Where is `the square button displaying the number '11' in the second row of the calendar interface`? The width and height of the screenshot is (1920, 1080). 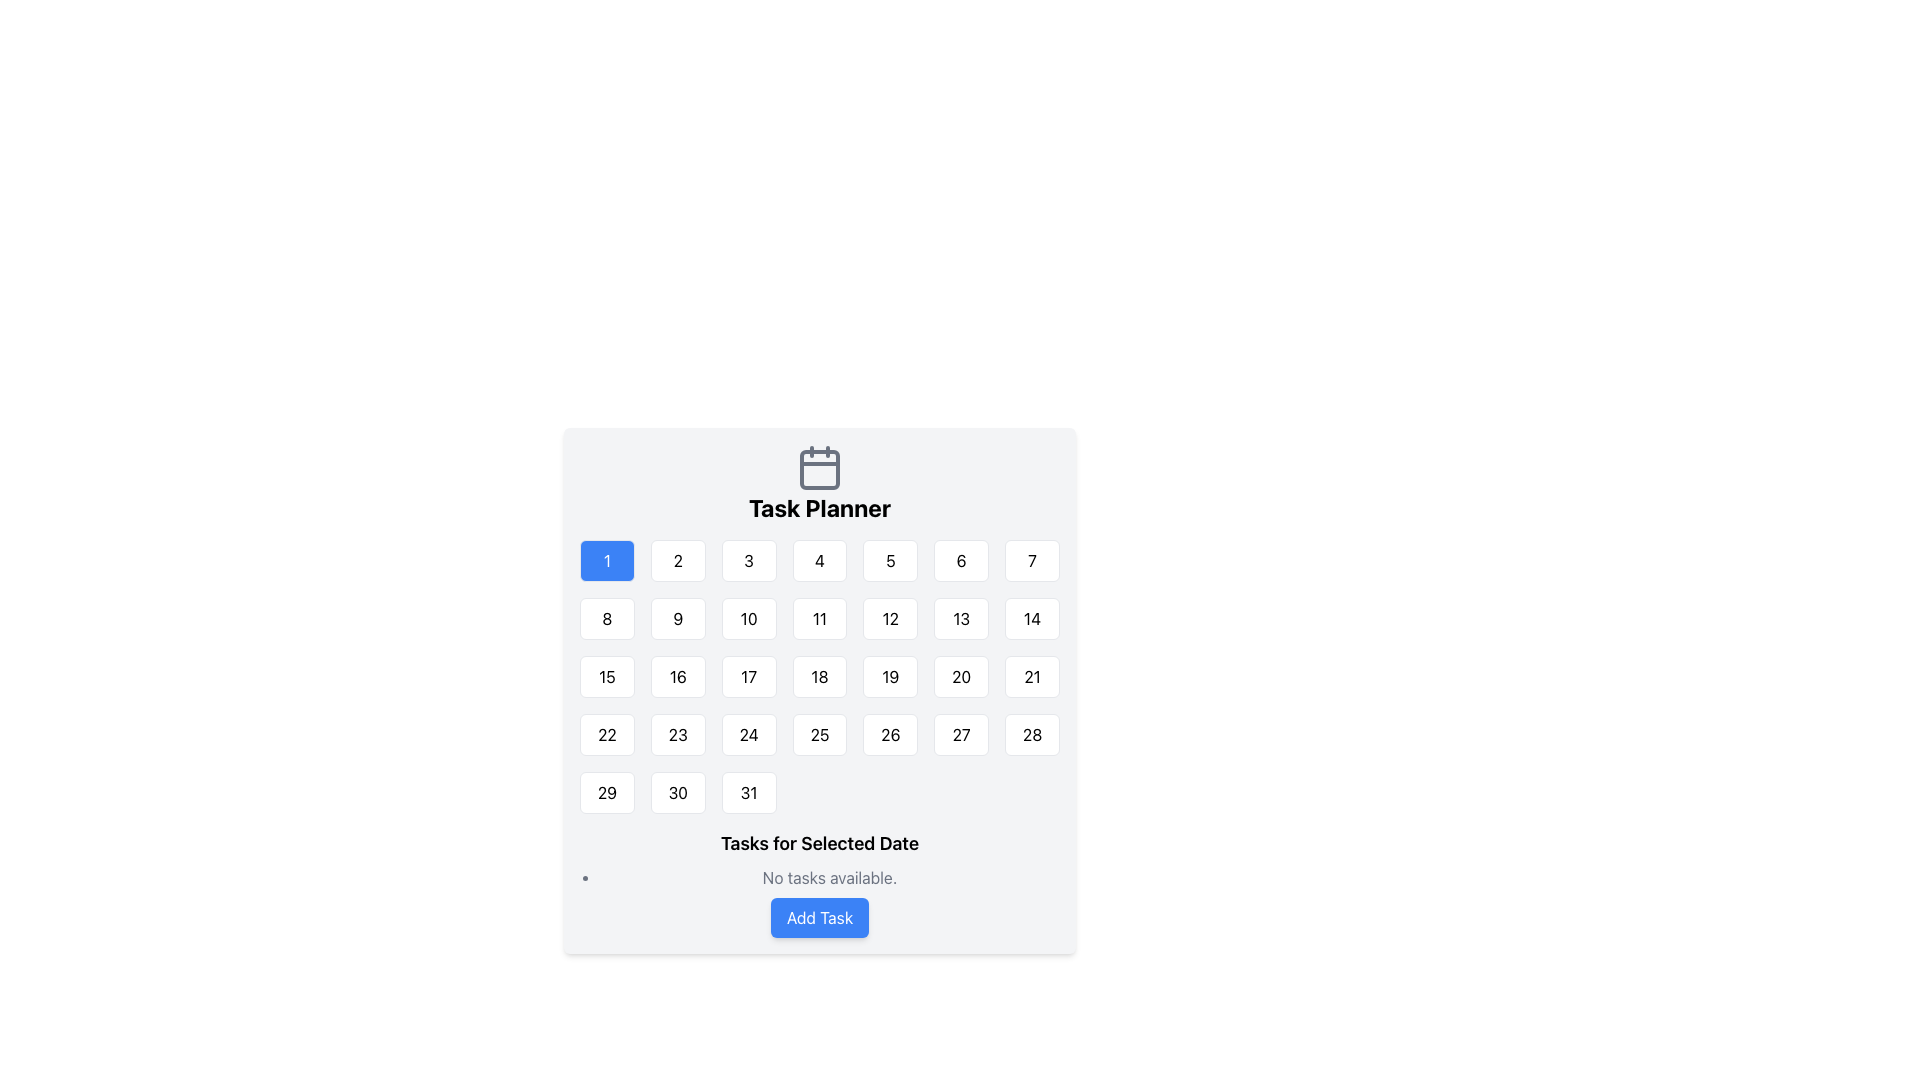 the square button displaying the number '11' in the second row of the calendar interface is located at coordinates (820, 617).